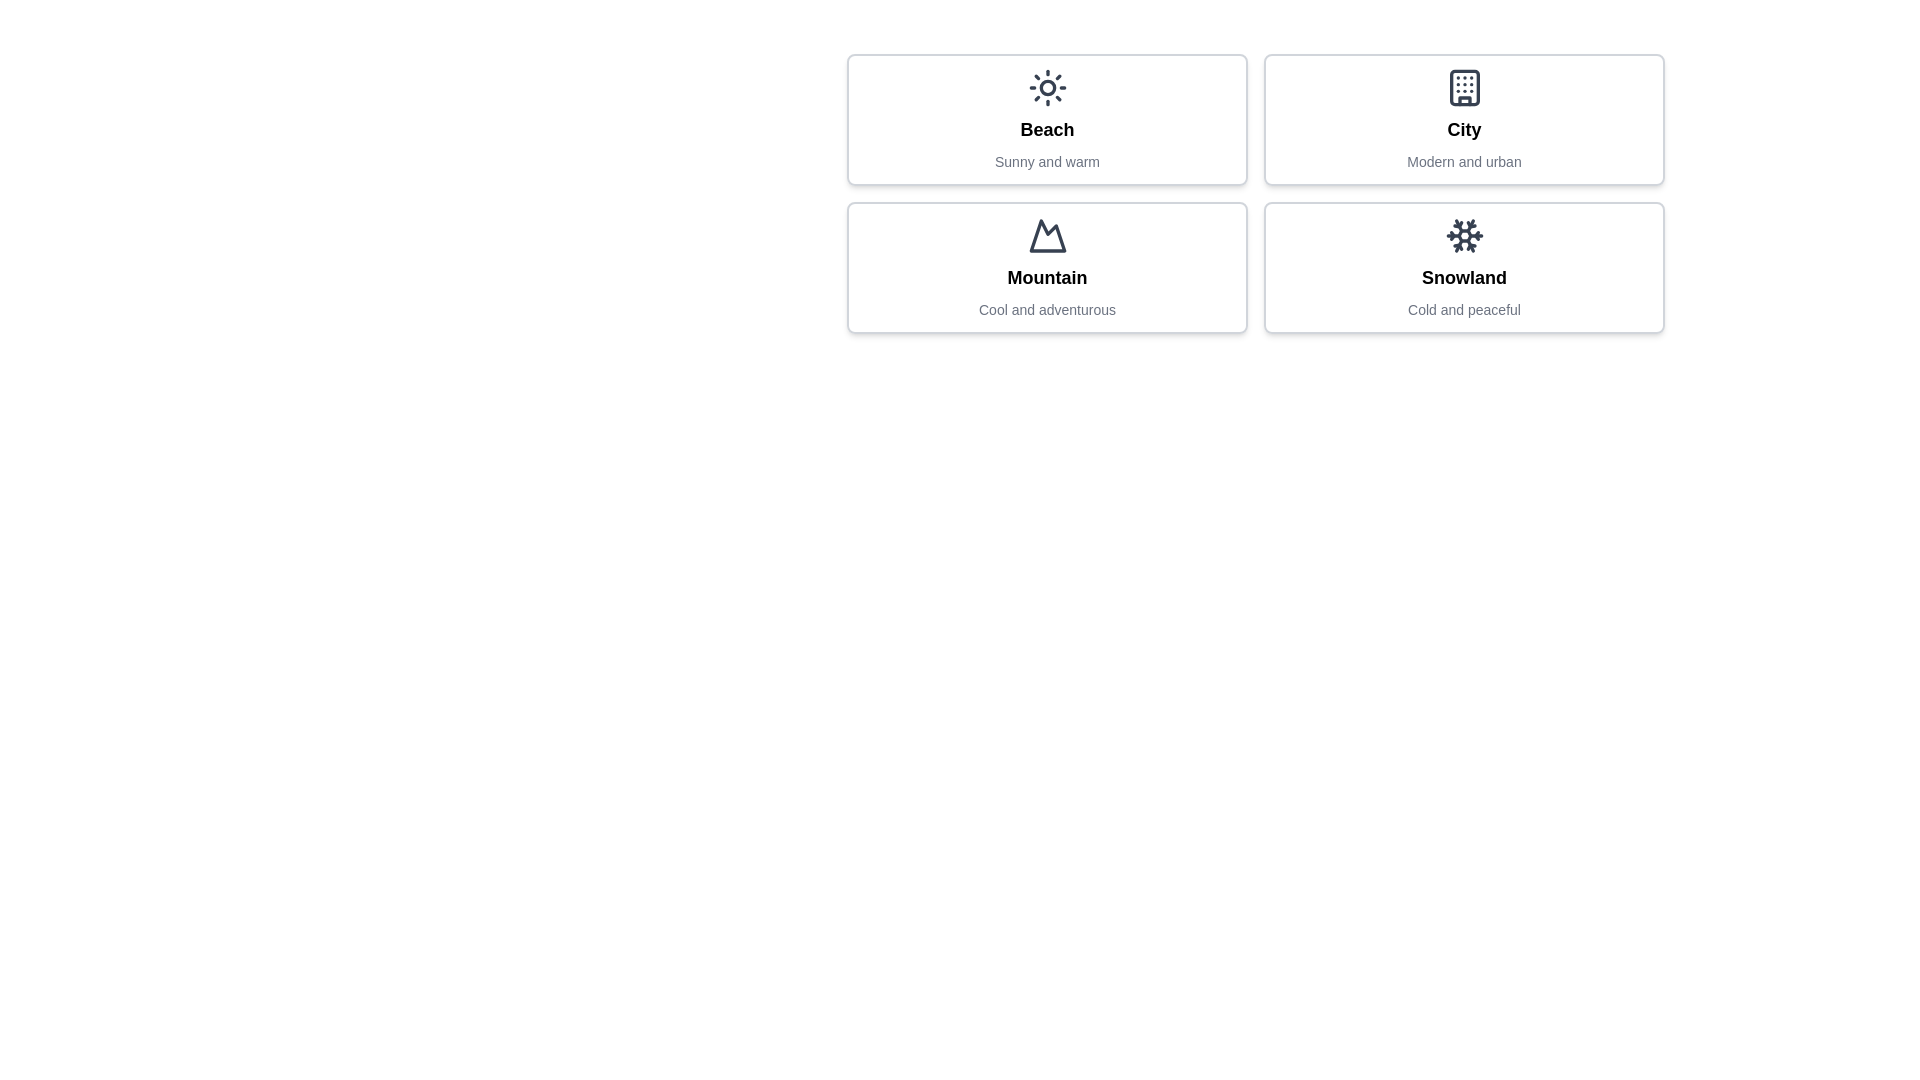  What do you see at coordinates (1046, 161) in the screenshot?
I see `the text label displaying 'Sunny and warm' which is located beneath the prominently styled 'Beach' label in the top-left corner of the grid layout` at bounding box center [1046, 161].